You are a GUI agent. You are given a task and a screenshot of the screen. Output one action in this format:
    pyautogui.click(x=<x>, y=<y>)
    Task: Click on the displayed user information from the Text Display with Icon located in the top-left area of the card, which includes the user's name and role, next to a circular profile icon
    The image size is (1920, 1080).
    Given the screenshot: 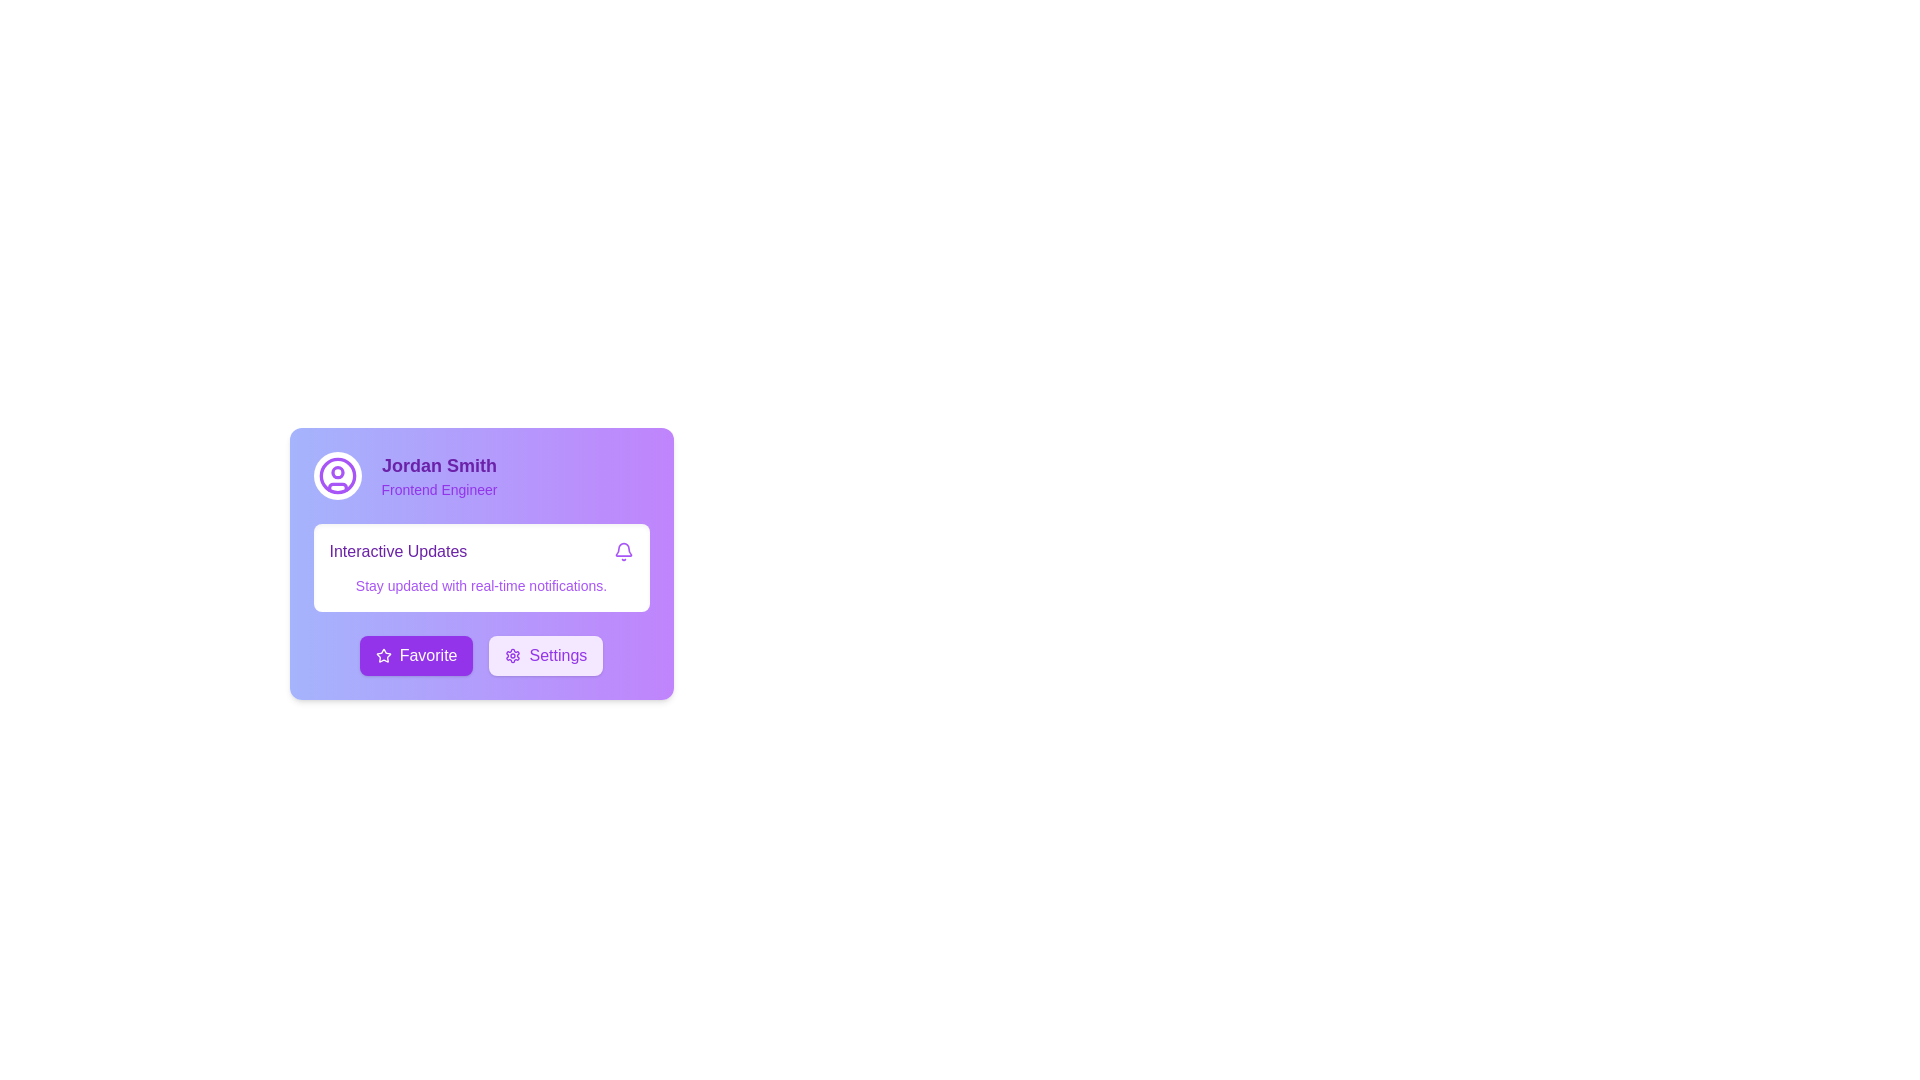 What is the action you would take?
    pyautogui.click(x=481, y=475)
    